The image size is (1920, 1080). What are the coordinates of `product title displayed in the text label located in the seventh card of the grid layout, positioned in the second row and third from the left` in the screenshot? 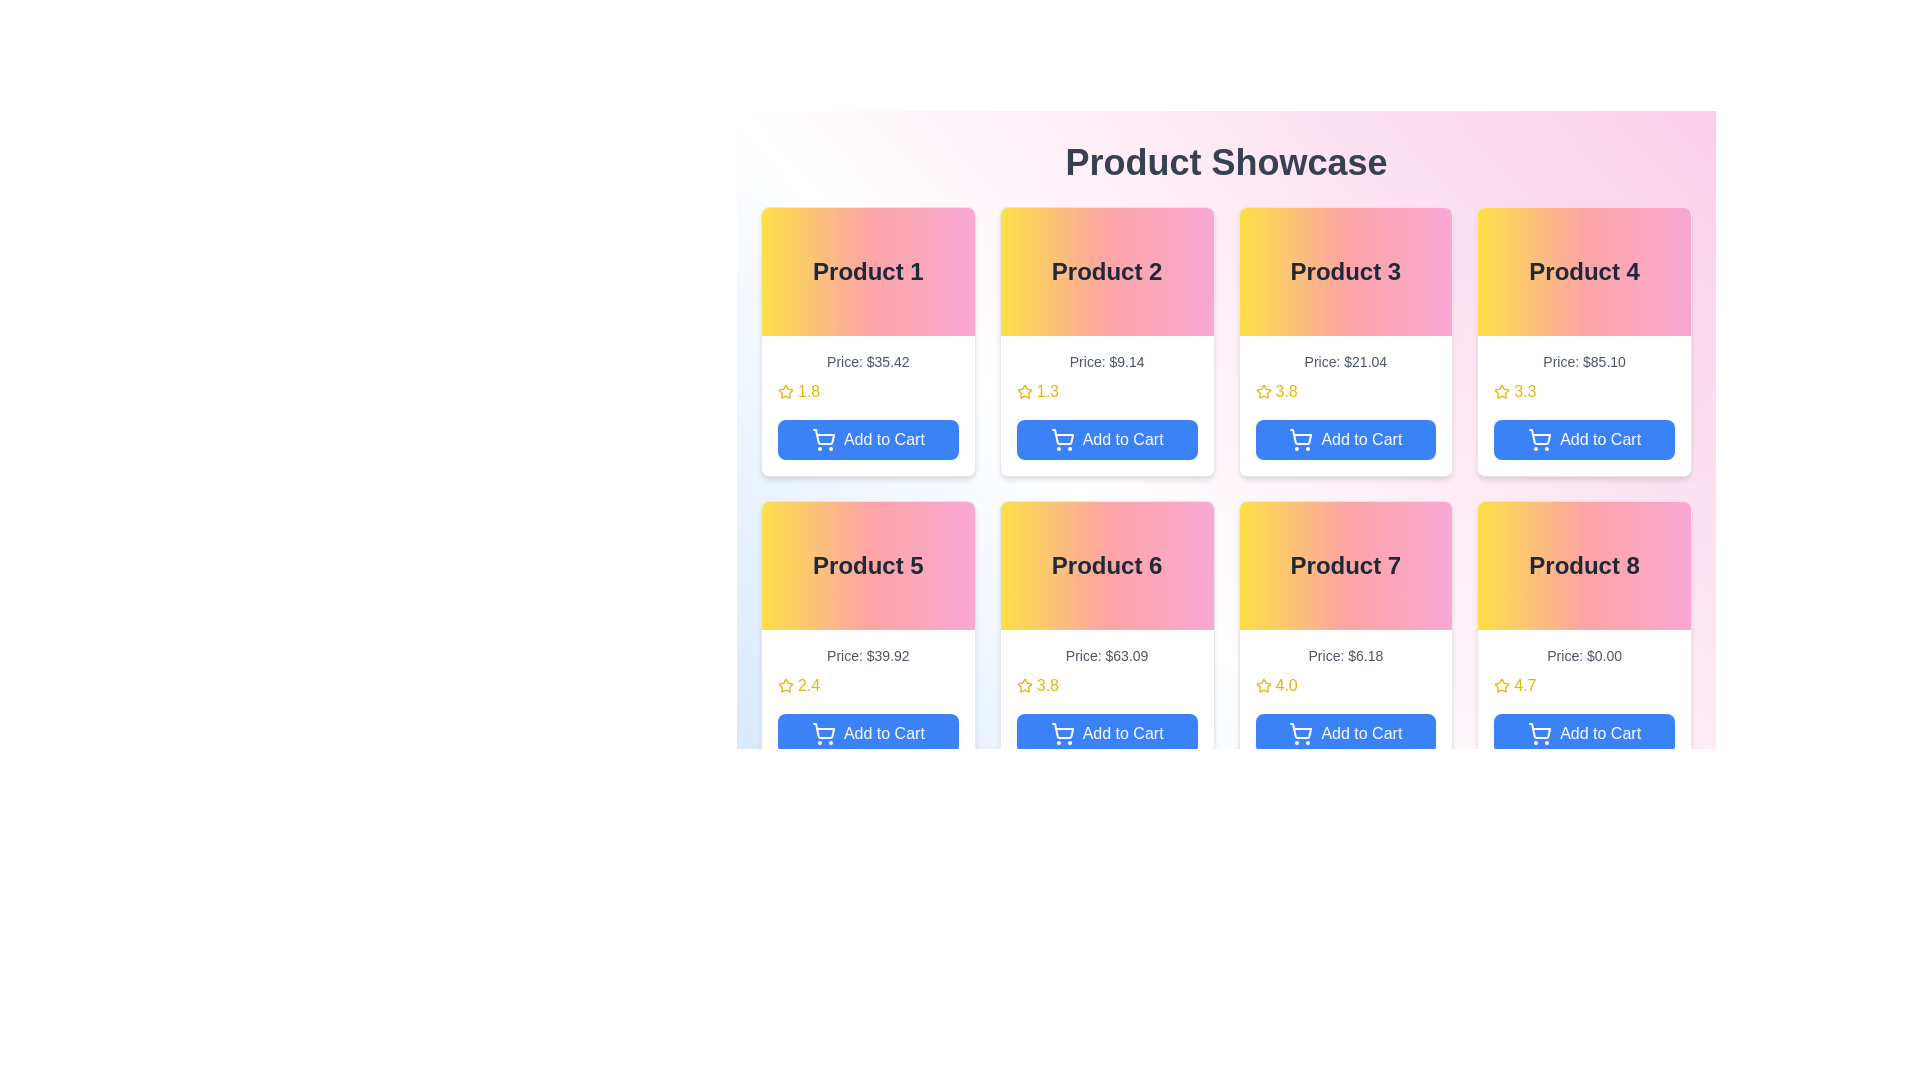 It's located at (1345, 566).